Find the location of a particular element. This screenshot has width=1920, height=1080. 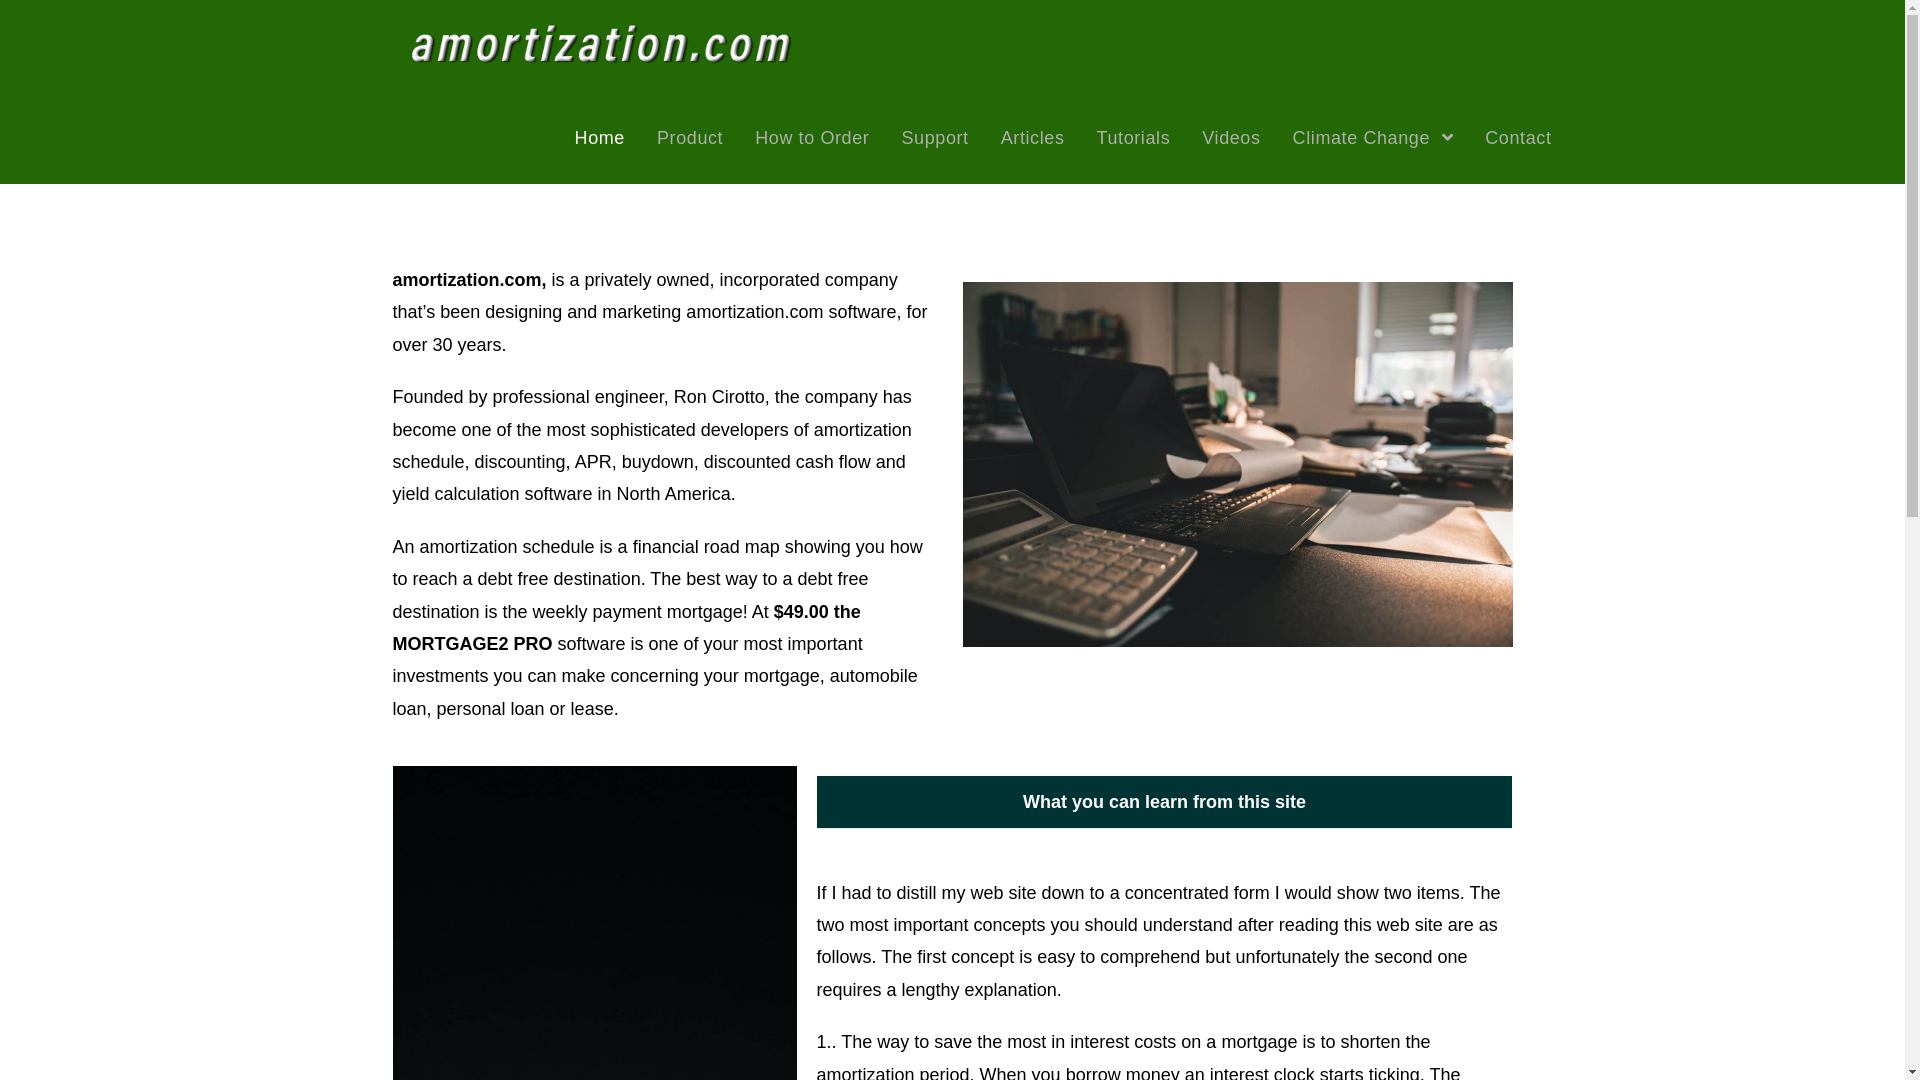

'Support' is located at coordinates (933, 137).